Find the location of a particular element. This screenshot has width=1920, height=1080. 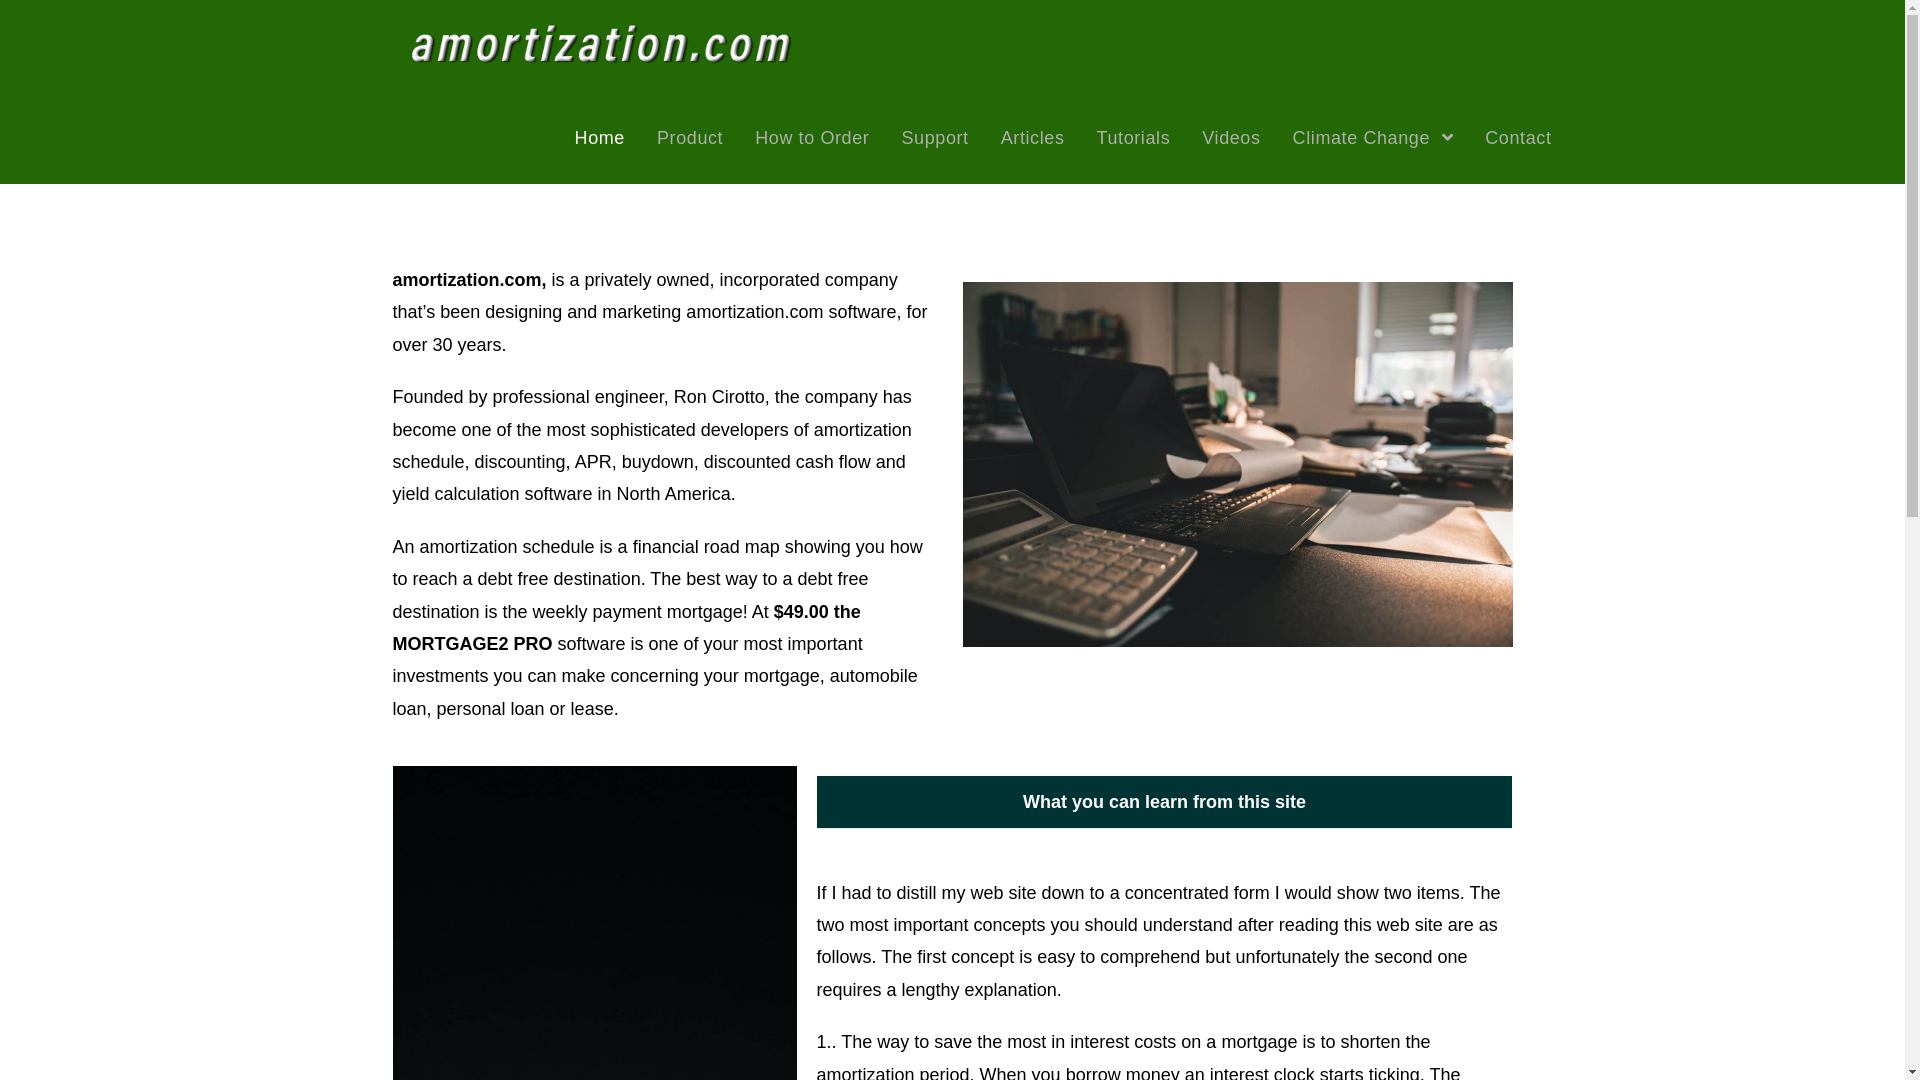

'Support' is located at coordinates (933, 137).